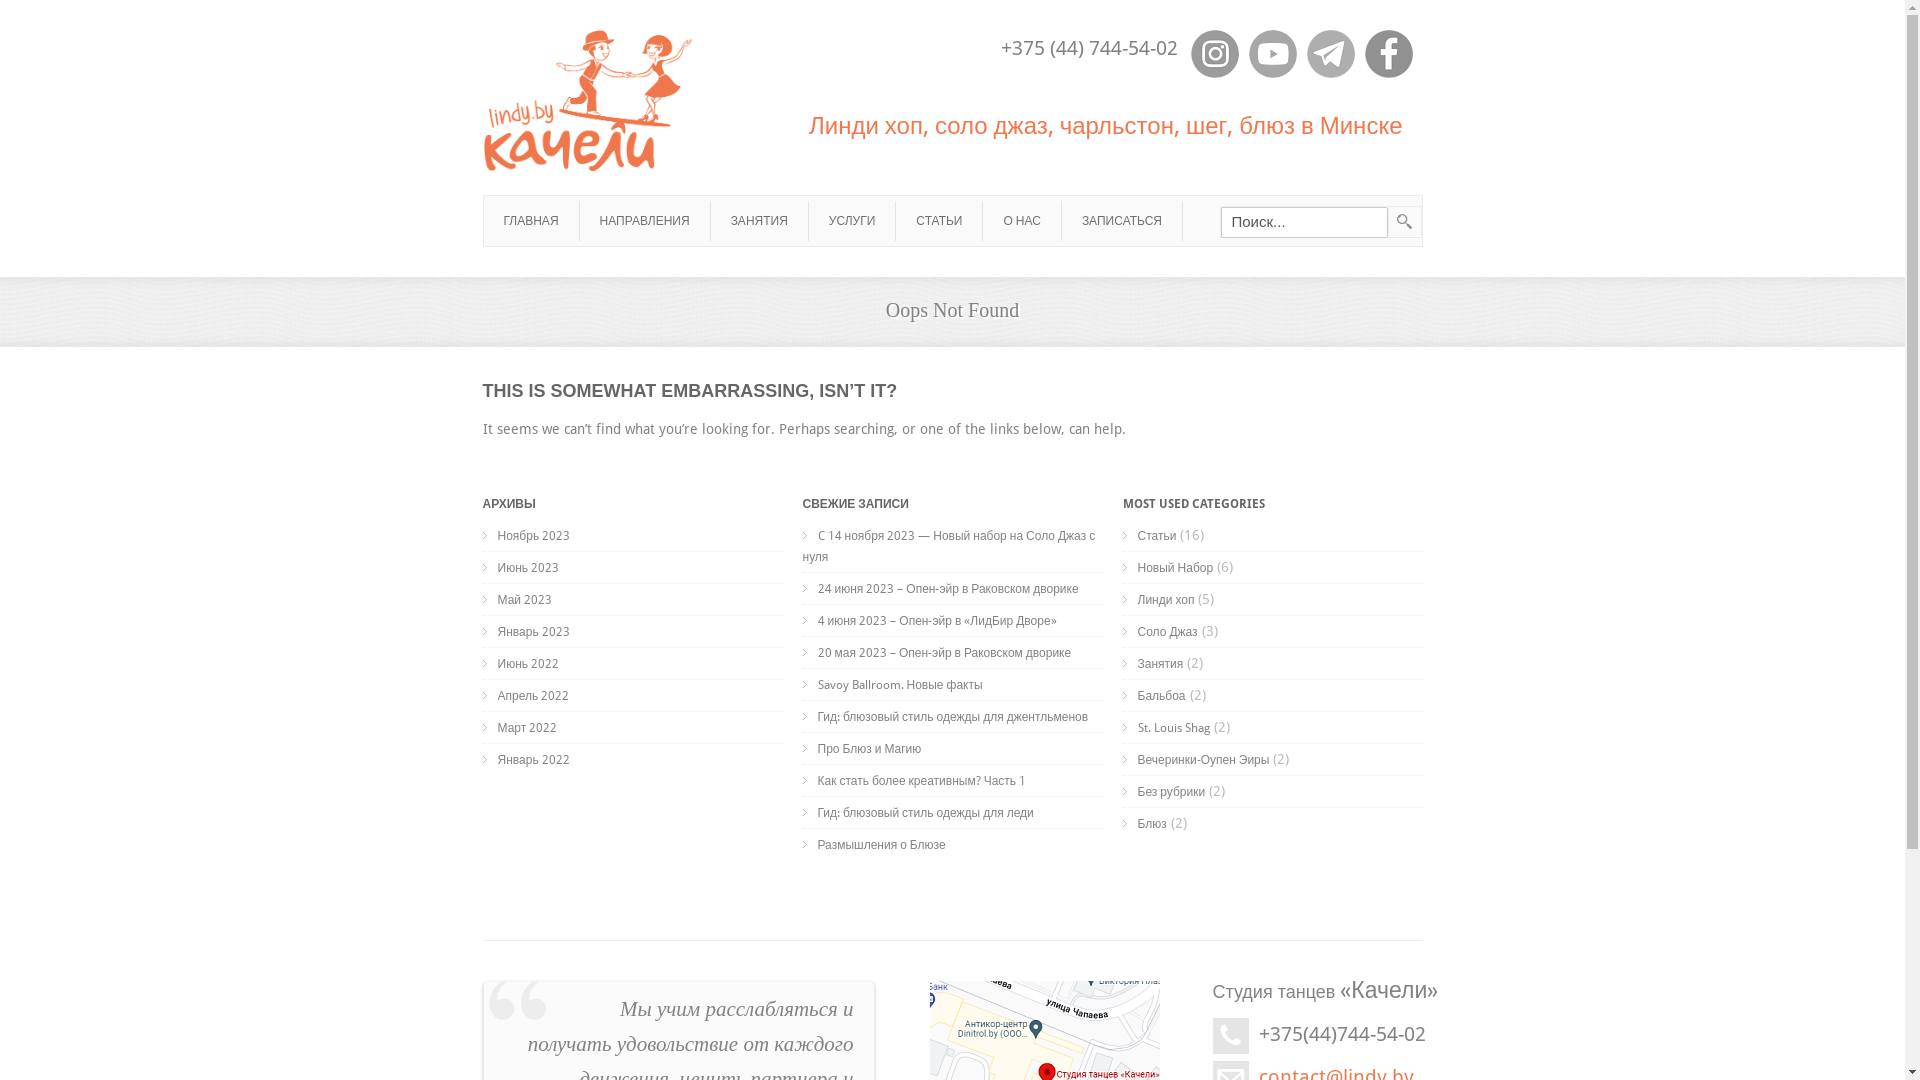 The width and height of the screenshot is (1920, 1080). I want to click on '+375(44)744-54-02', so click(1341, 1033).